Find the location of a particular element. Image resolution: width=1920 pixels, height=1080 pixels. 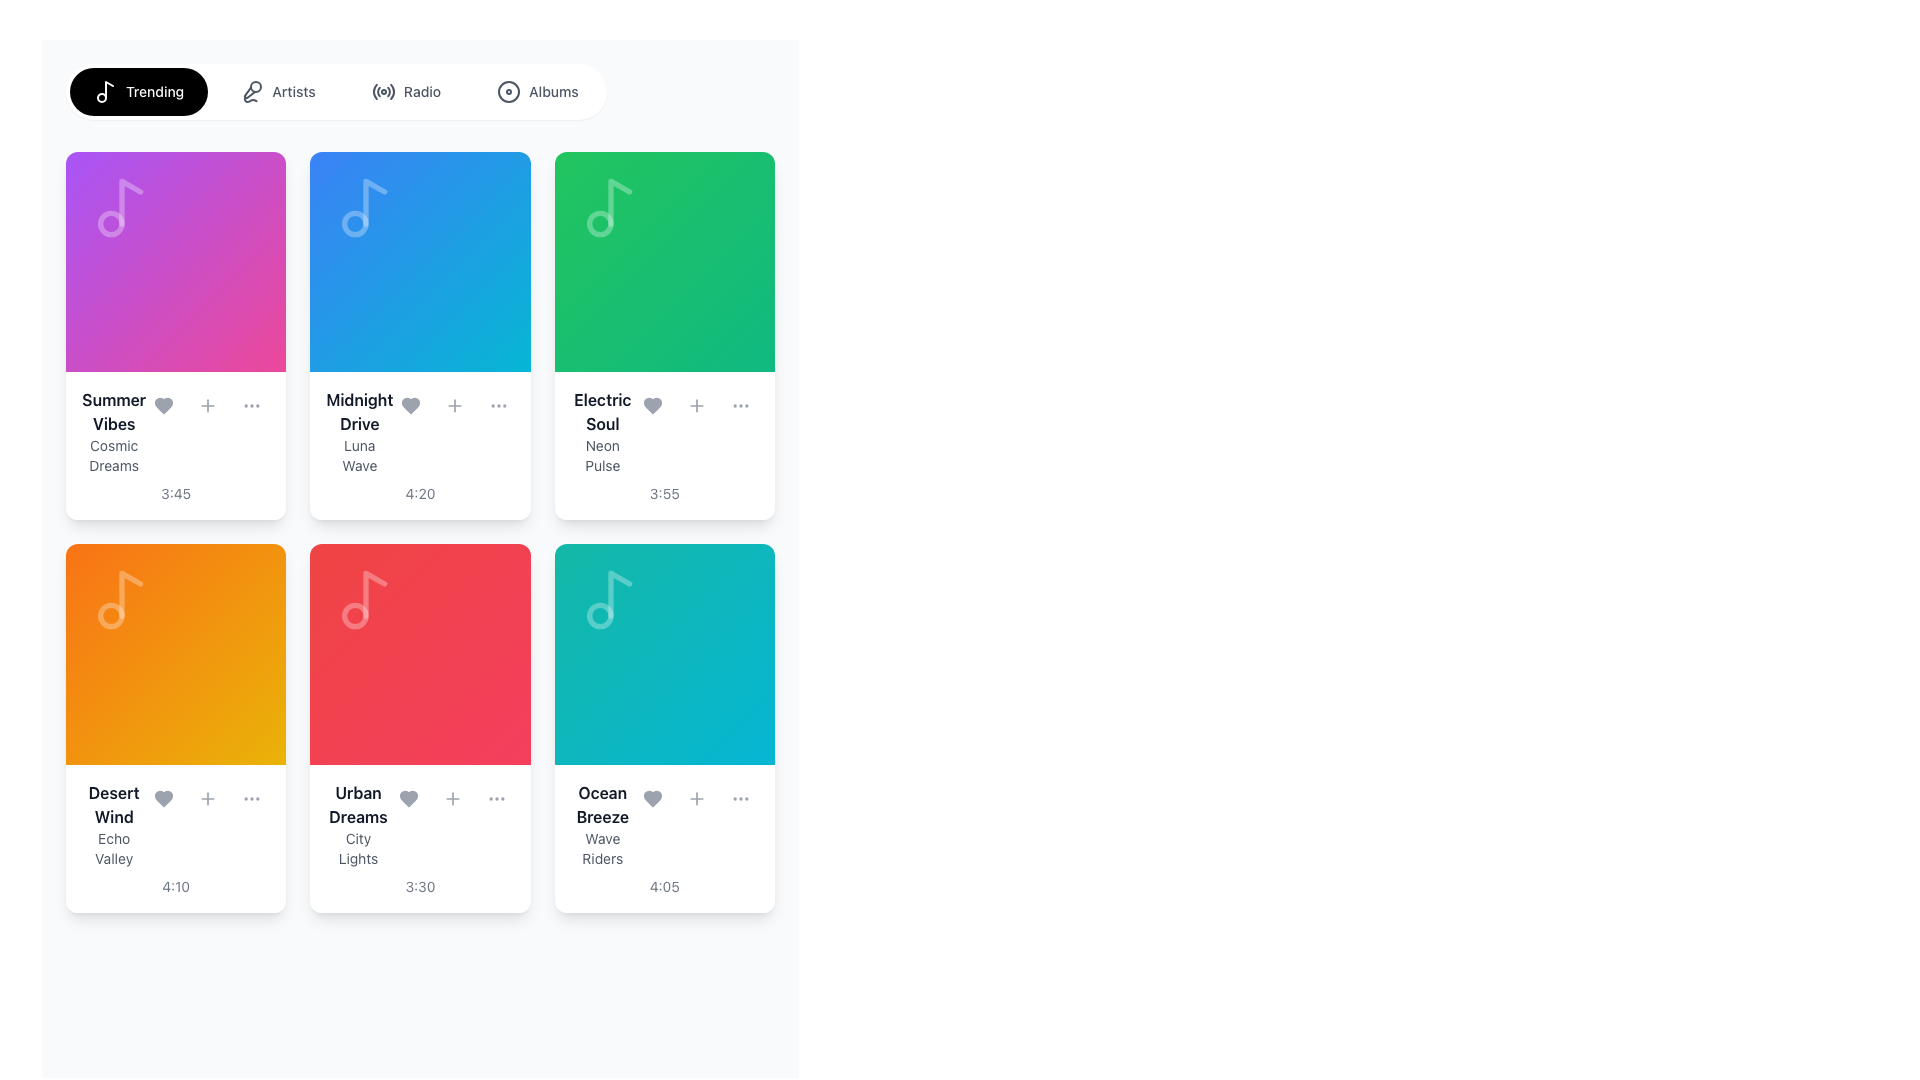

the decorative circle representing a music note within the bottom-right card of the music grid is located at coordinates (599, 615).